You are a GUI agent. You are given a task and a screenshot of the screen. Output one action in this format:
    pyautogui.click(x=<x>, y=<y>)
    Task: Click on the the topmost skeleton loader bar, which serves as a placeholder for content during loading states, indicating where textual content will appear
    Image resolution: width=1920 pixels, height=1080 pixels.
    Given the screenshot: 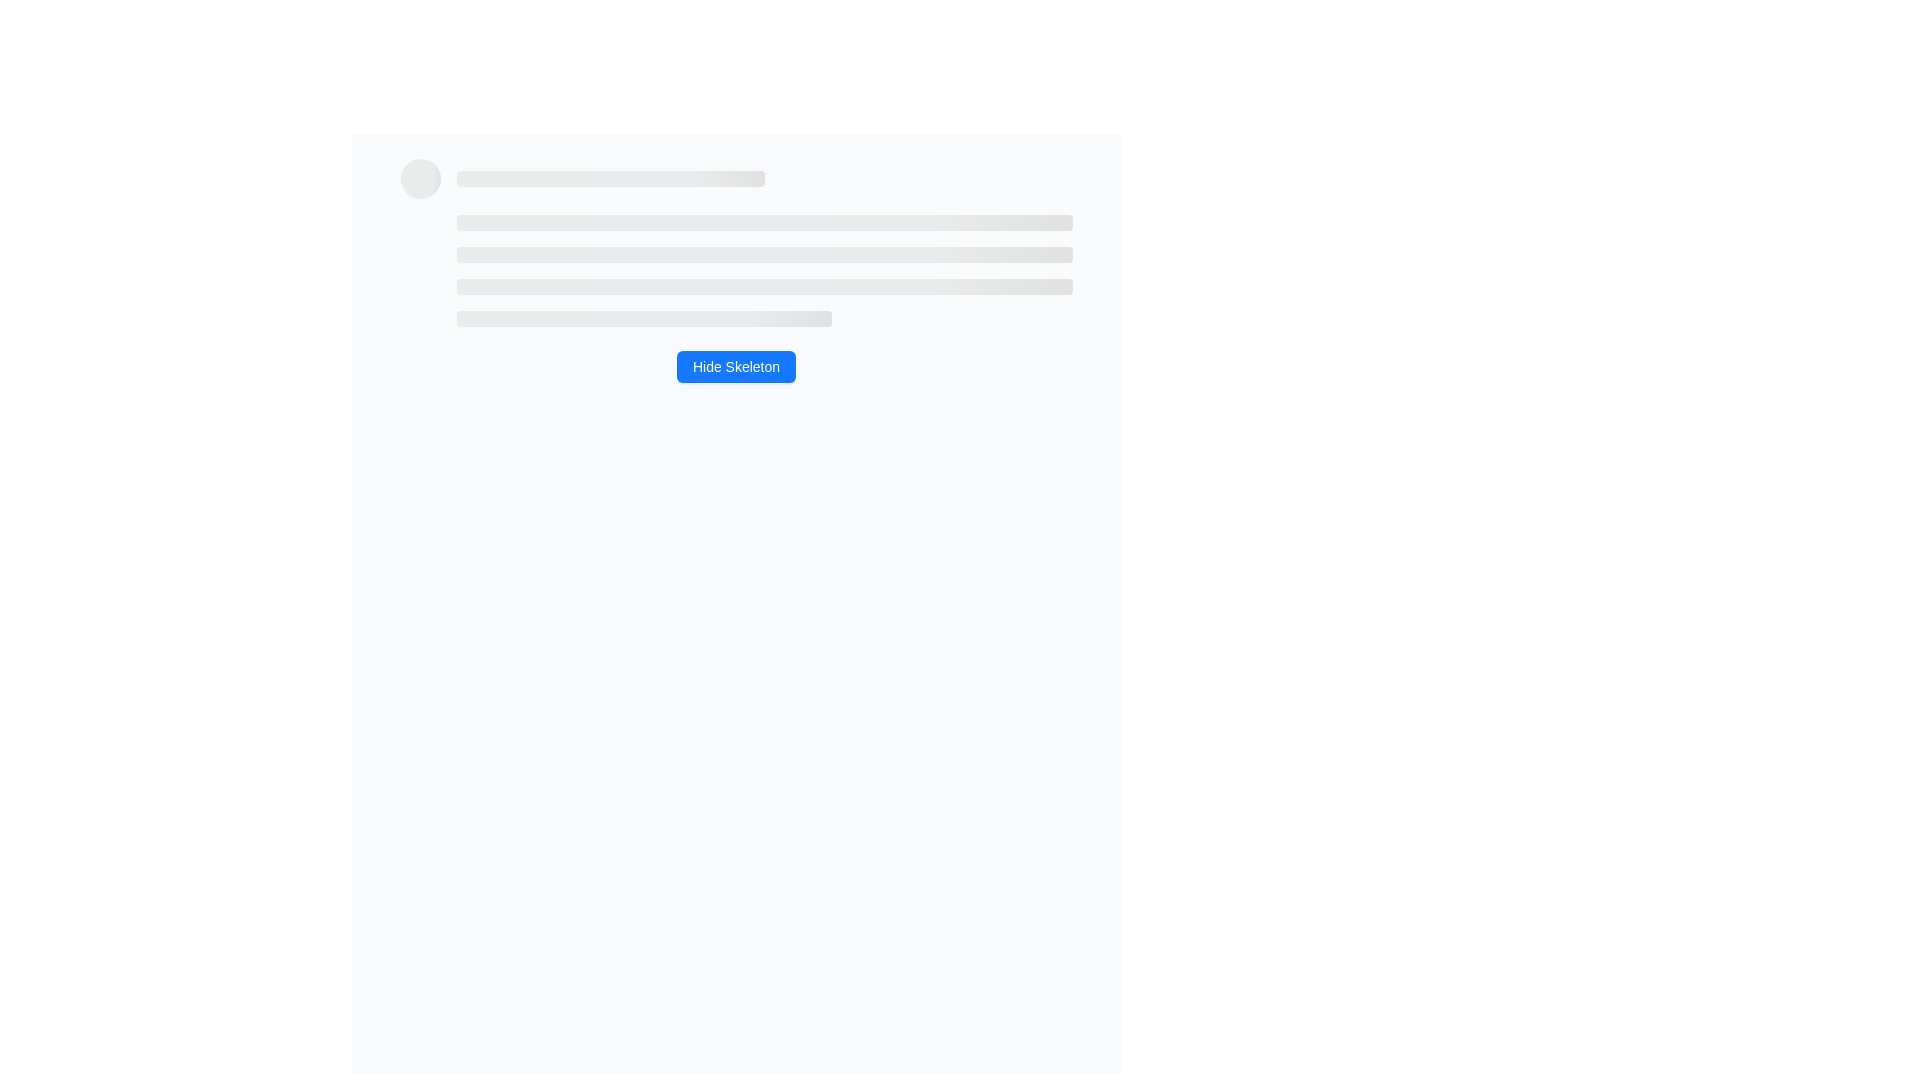 What is the action you would take?
    pyautogui.click(x=763, y=223)
    